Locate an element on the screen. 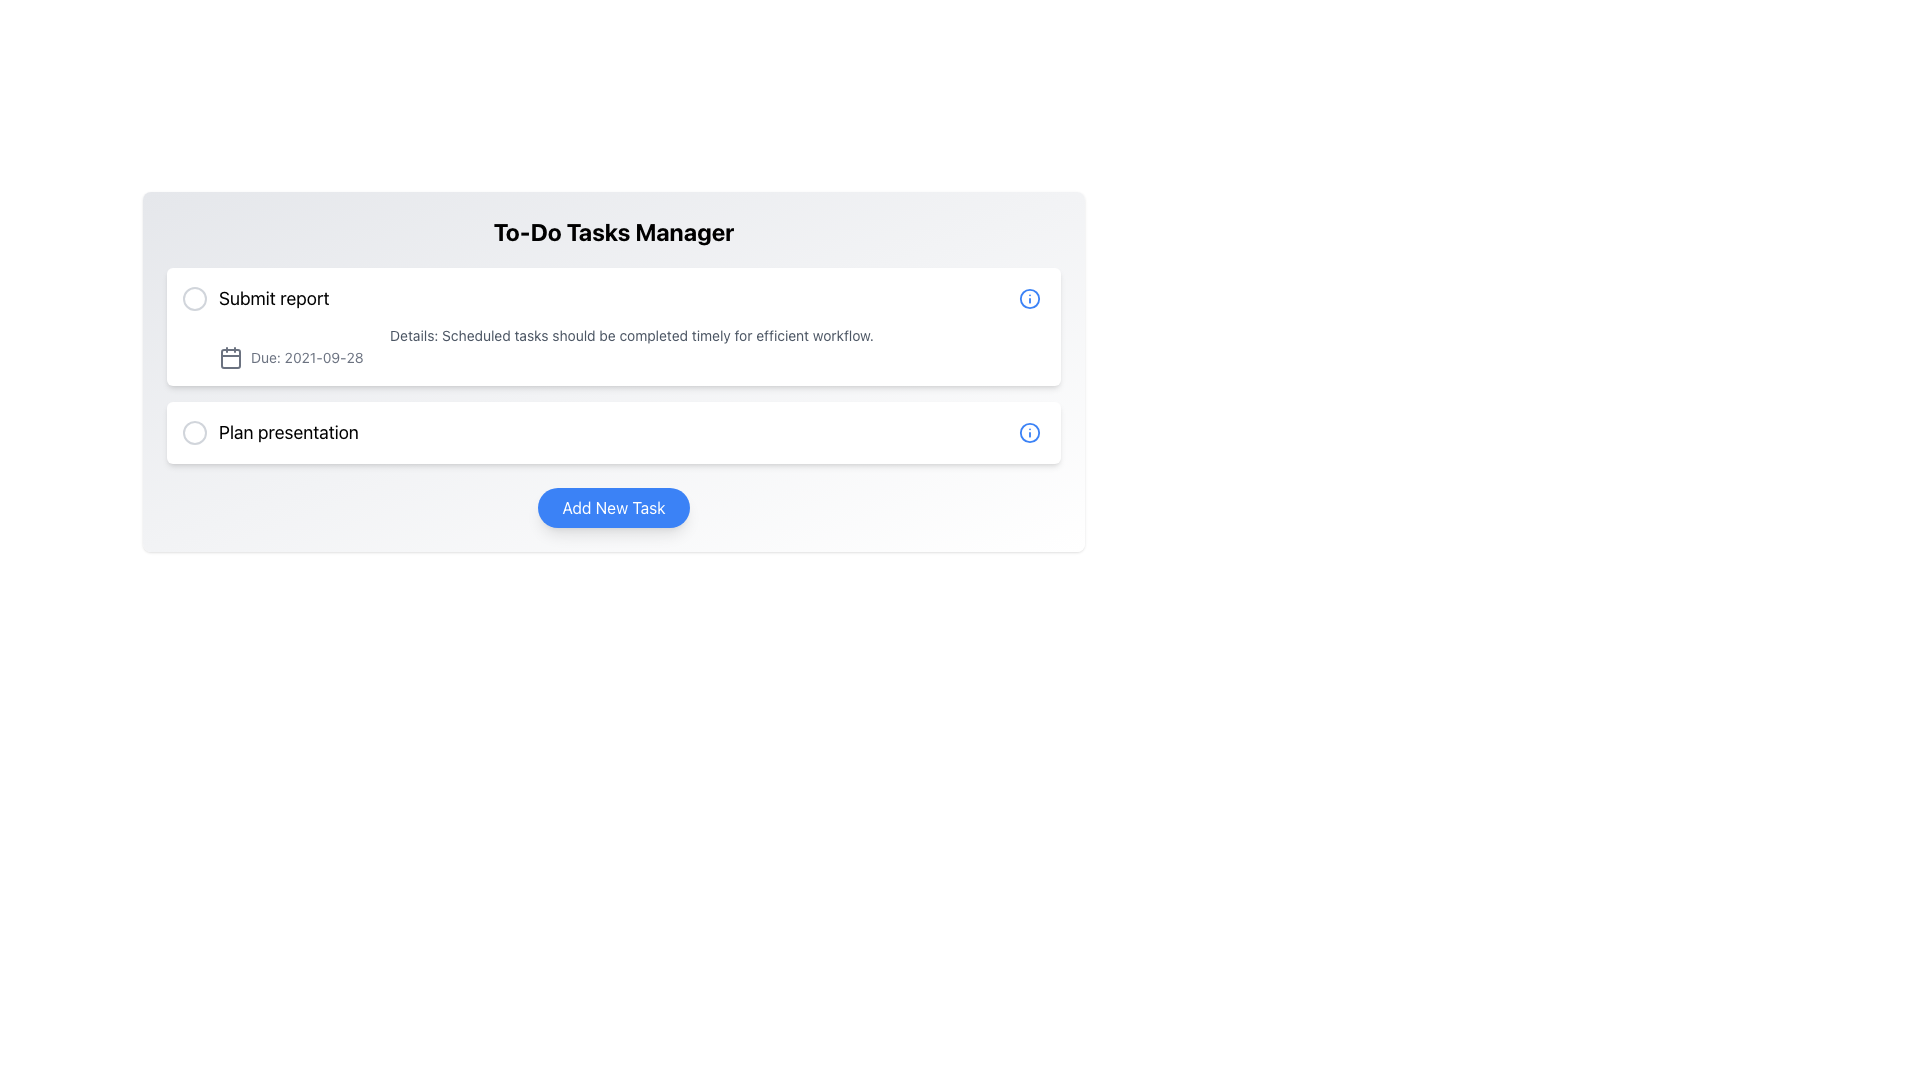 Image resolution: width=1920 pixels, height=1080 pixels. the 'Add New Task' button, which is a rounded rectangular blue button with white text is located at coordinates (613, 507).